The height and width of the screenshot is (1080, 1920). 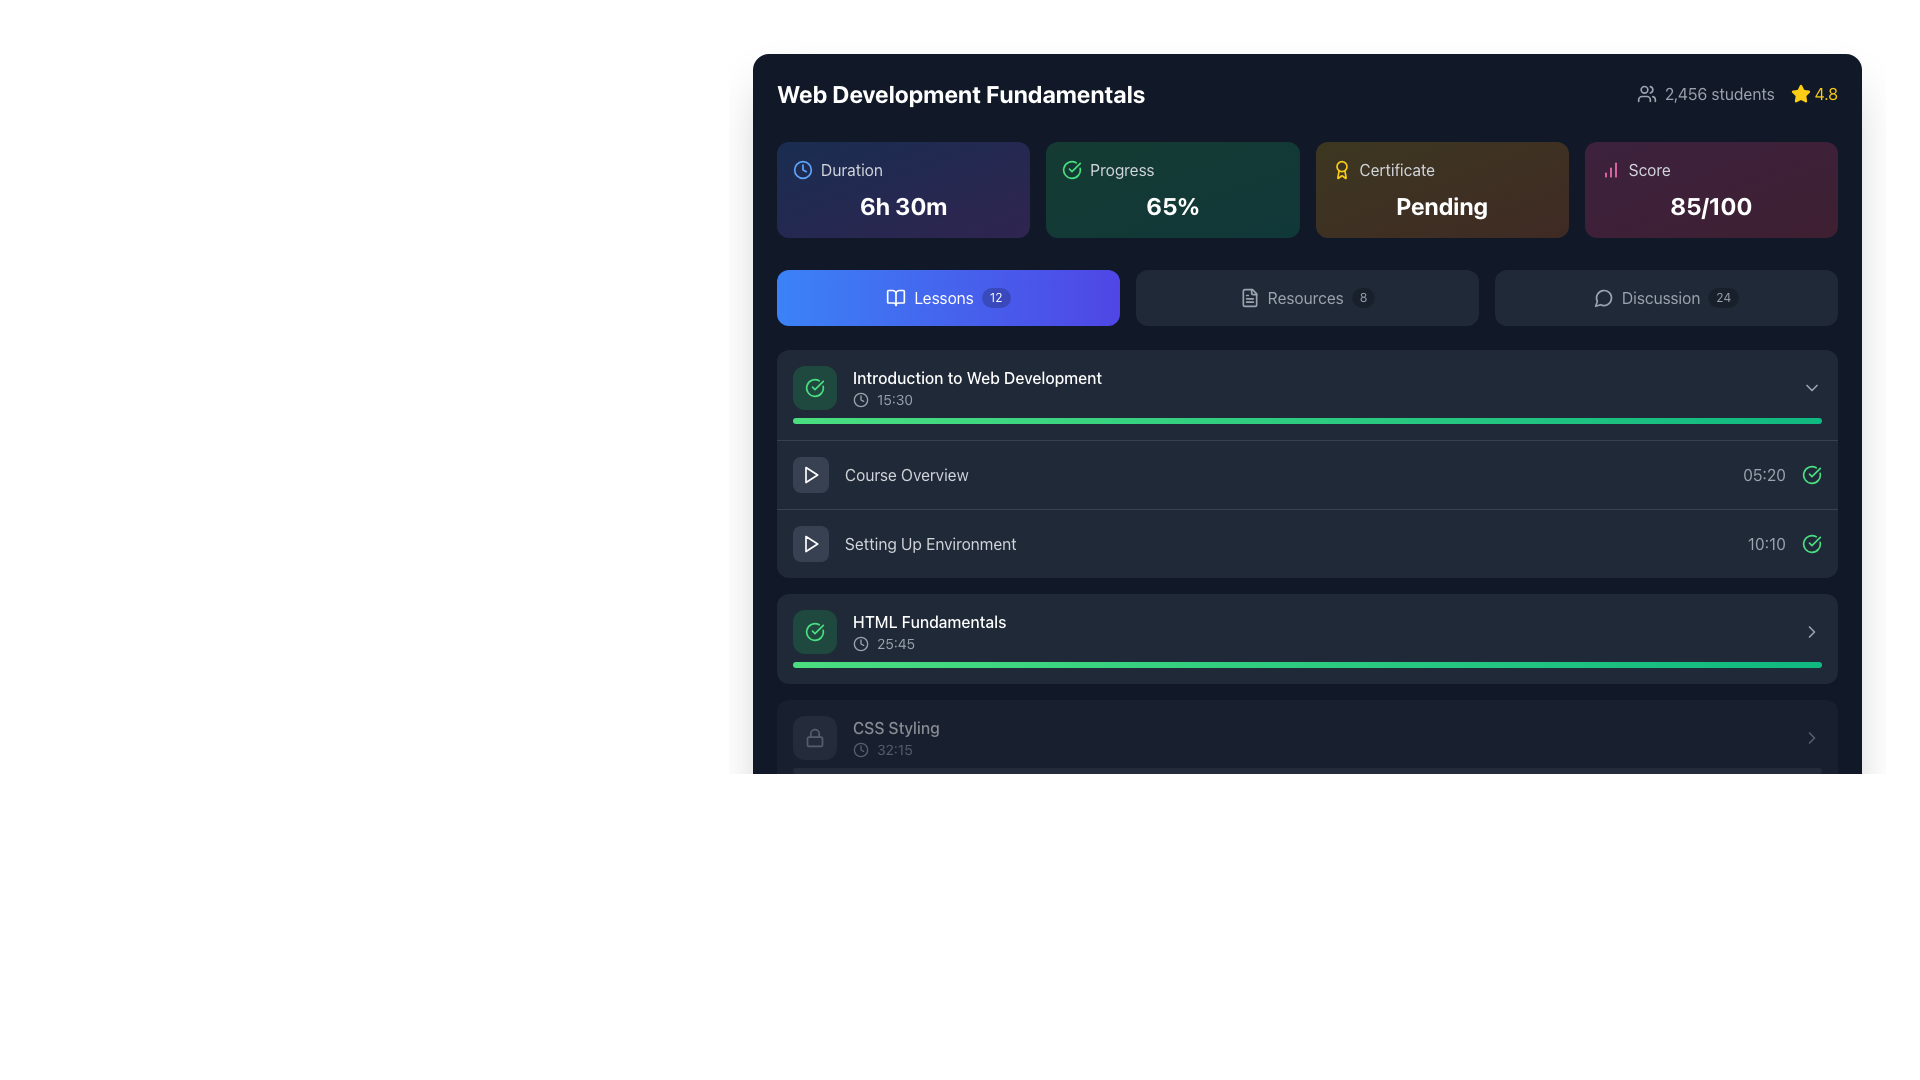 I want to click on the icon representing the count of students, located at the top-right corner of the interface, preceding the text '2,456 students', so click(x=1646, y=93).